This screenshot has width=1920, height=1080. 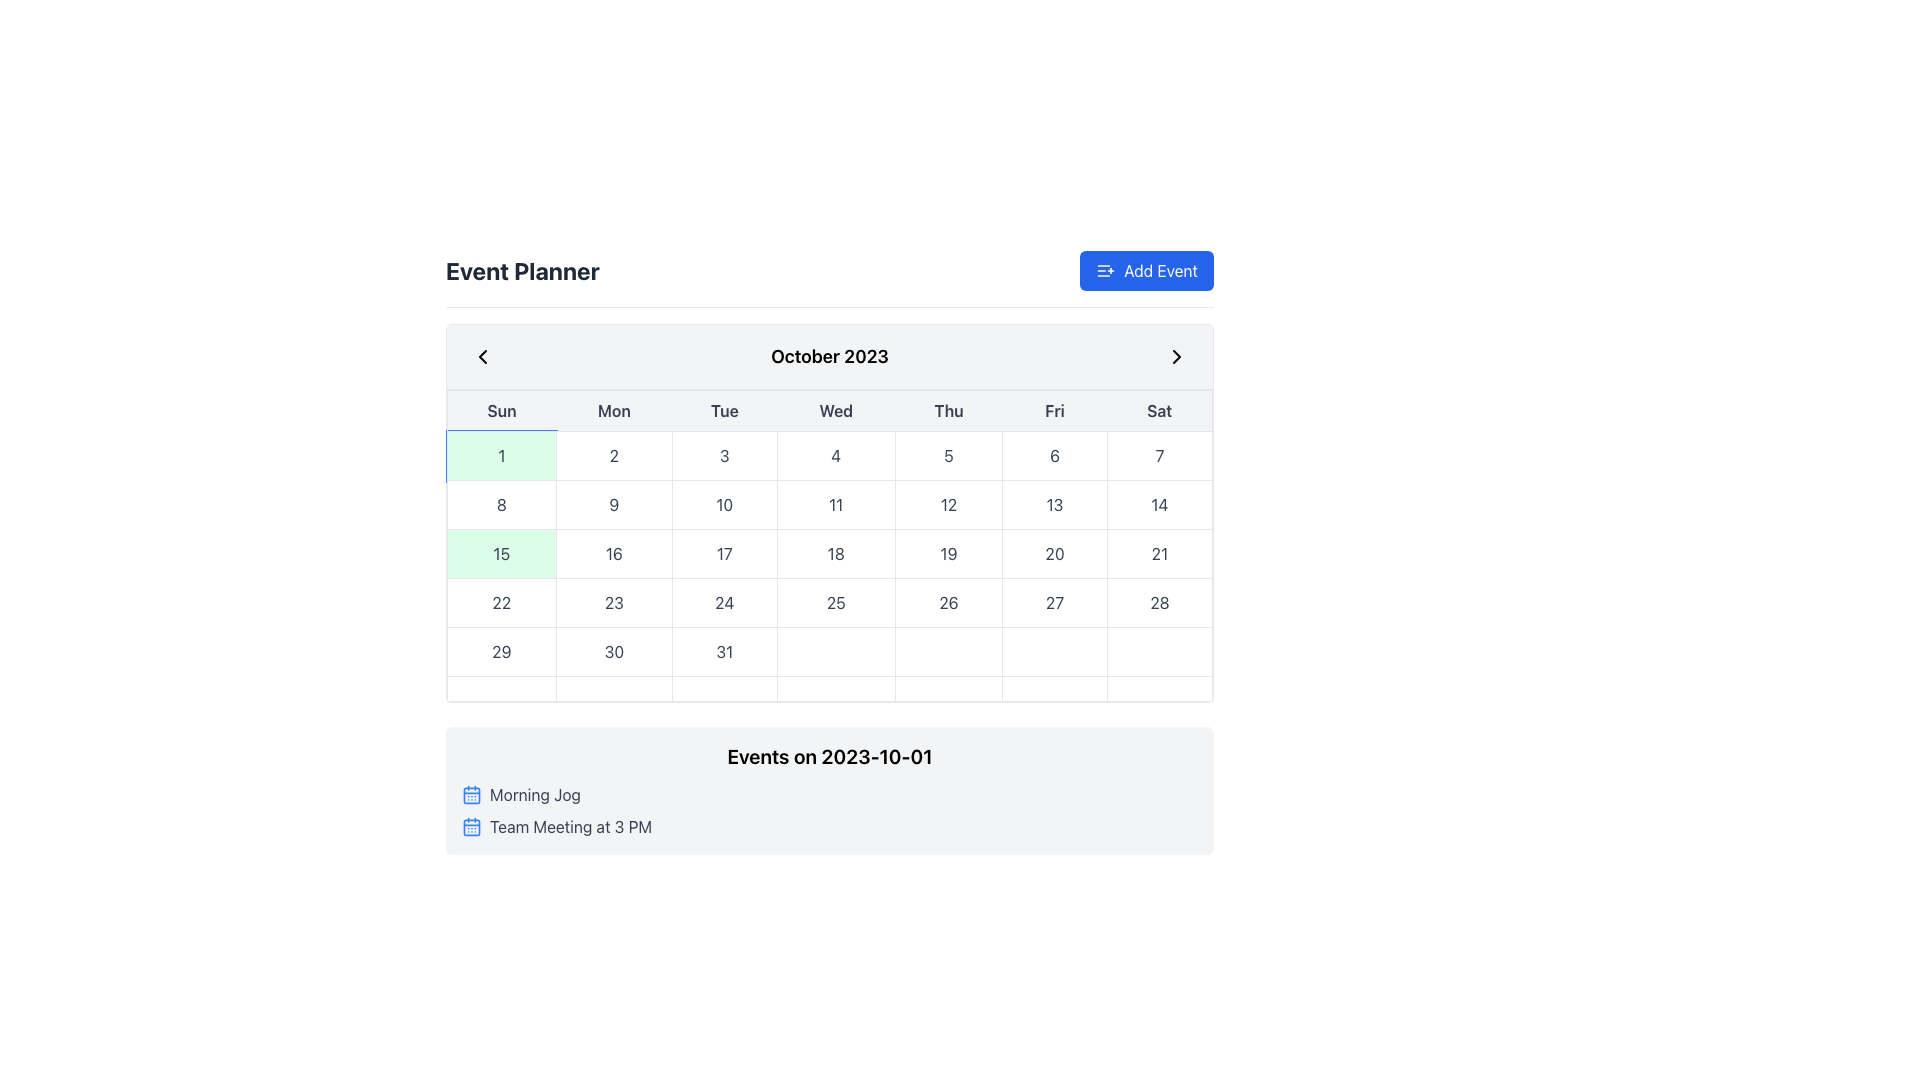 I want to click on the static text label that indicates the currently displayed month and year in the calendar, positioned at the top-center of the calendar interface, so click(x=830, y=356).